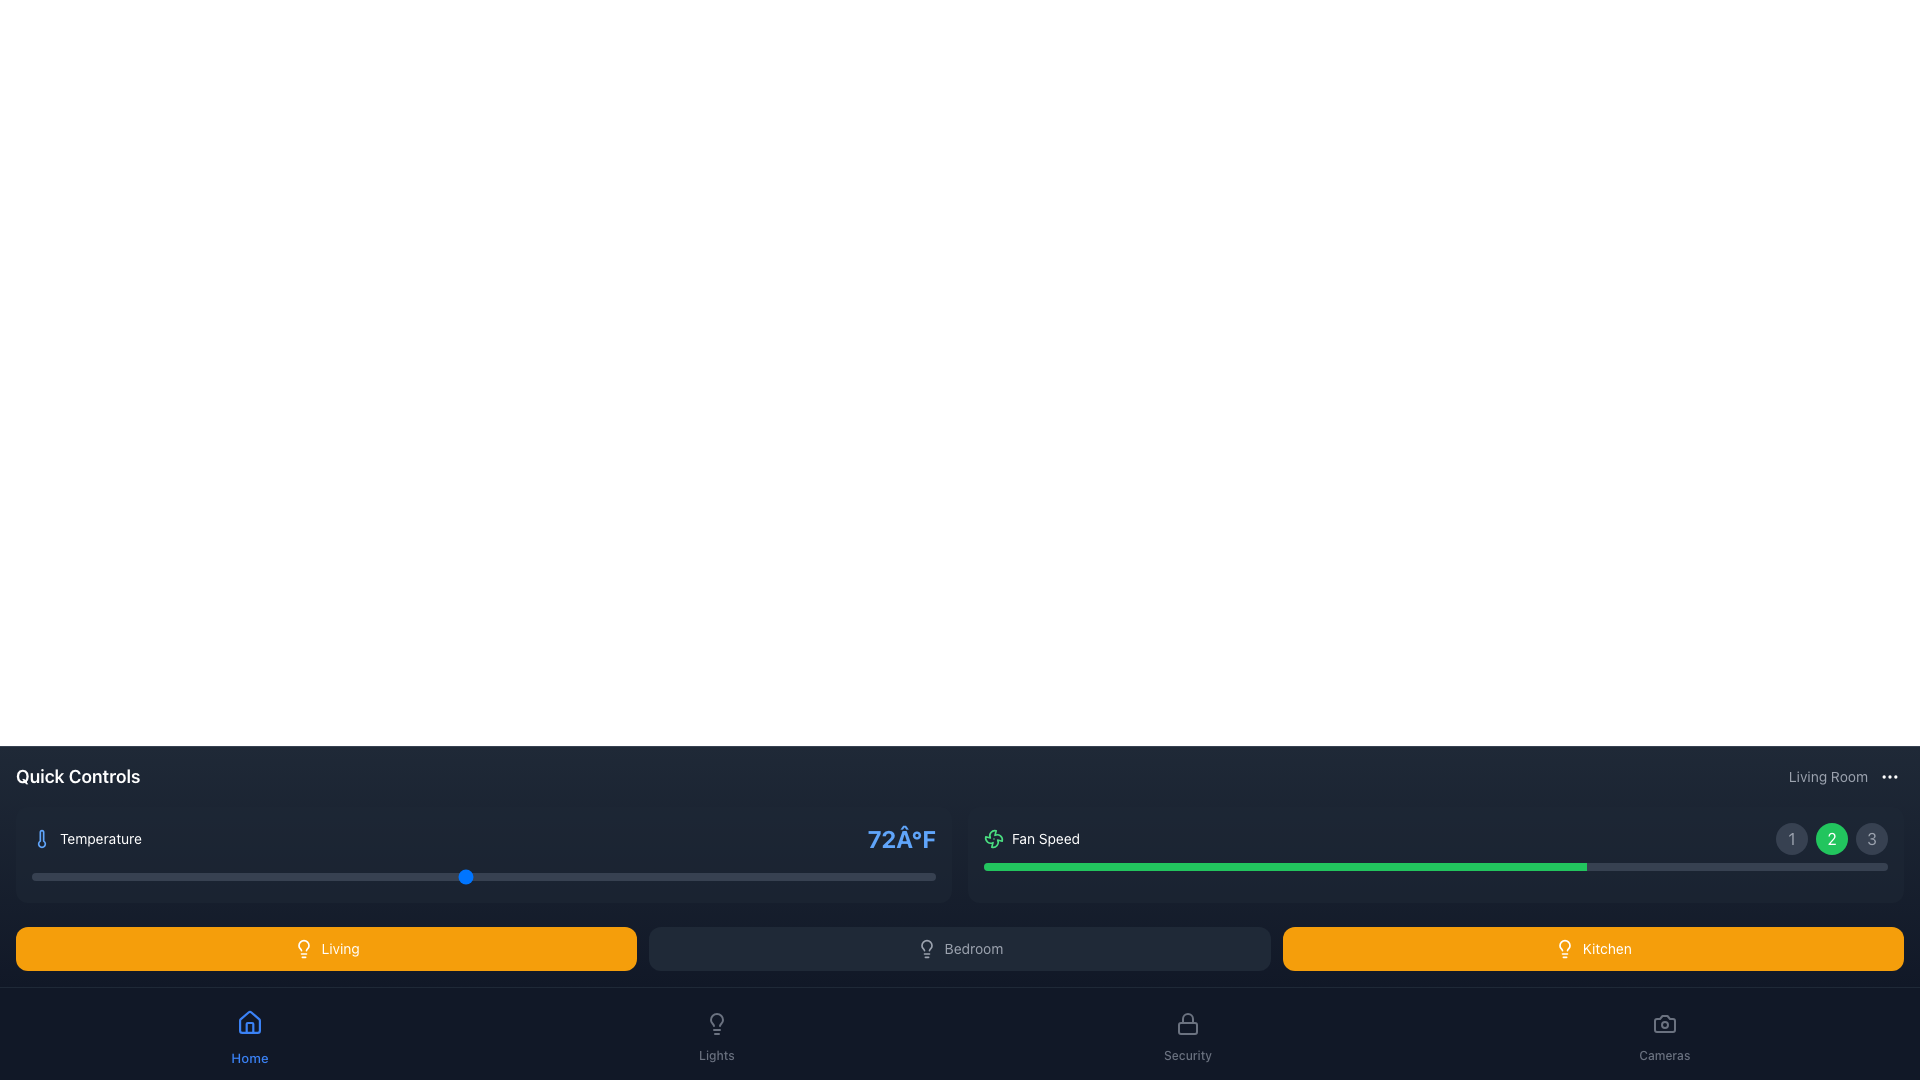 This screenshot has height=1080, width=1920. What do you see at coordinates (321, 875) in the screenshot?
I see `the temperature` at bounding box center [321, 875].